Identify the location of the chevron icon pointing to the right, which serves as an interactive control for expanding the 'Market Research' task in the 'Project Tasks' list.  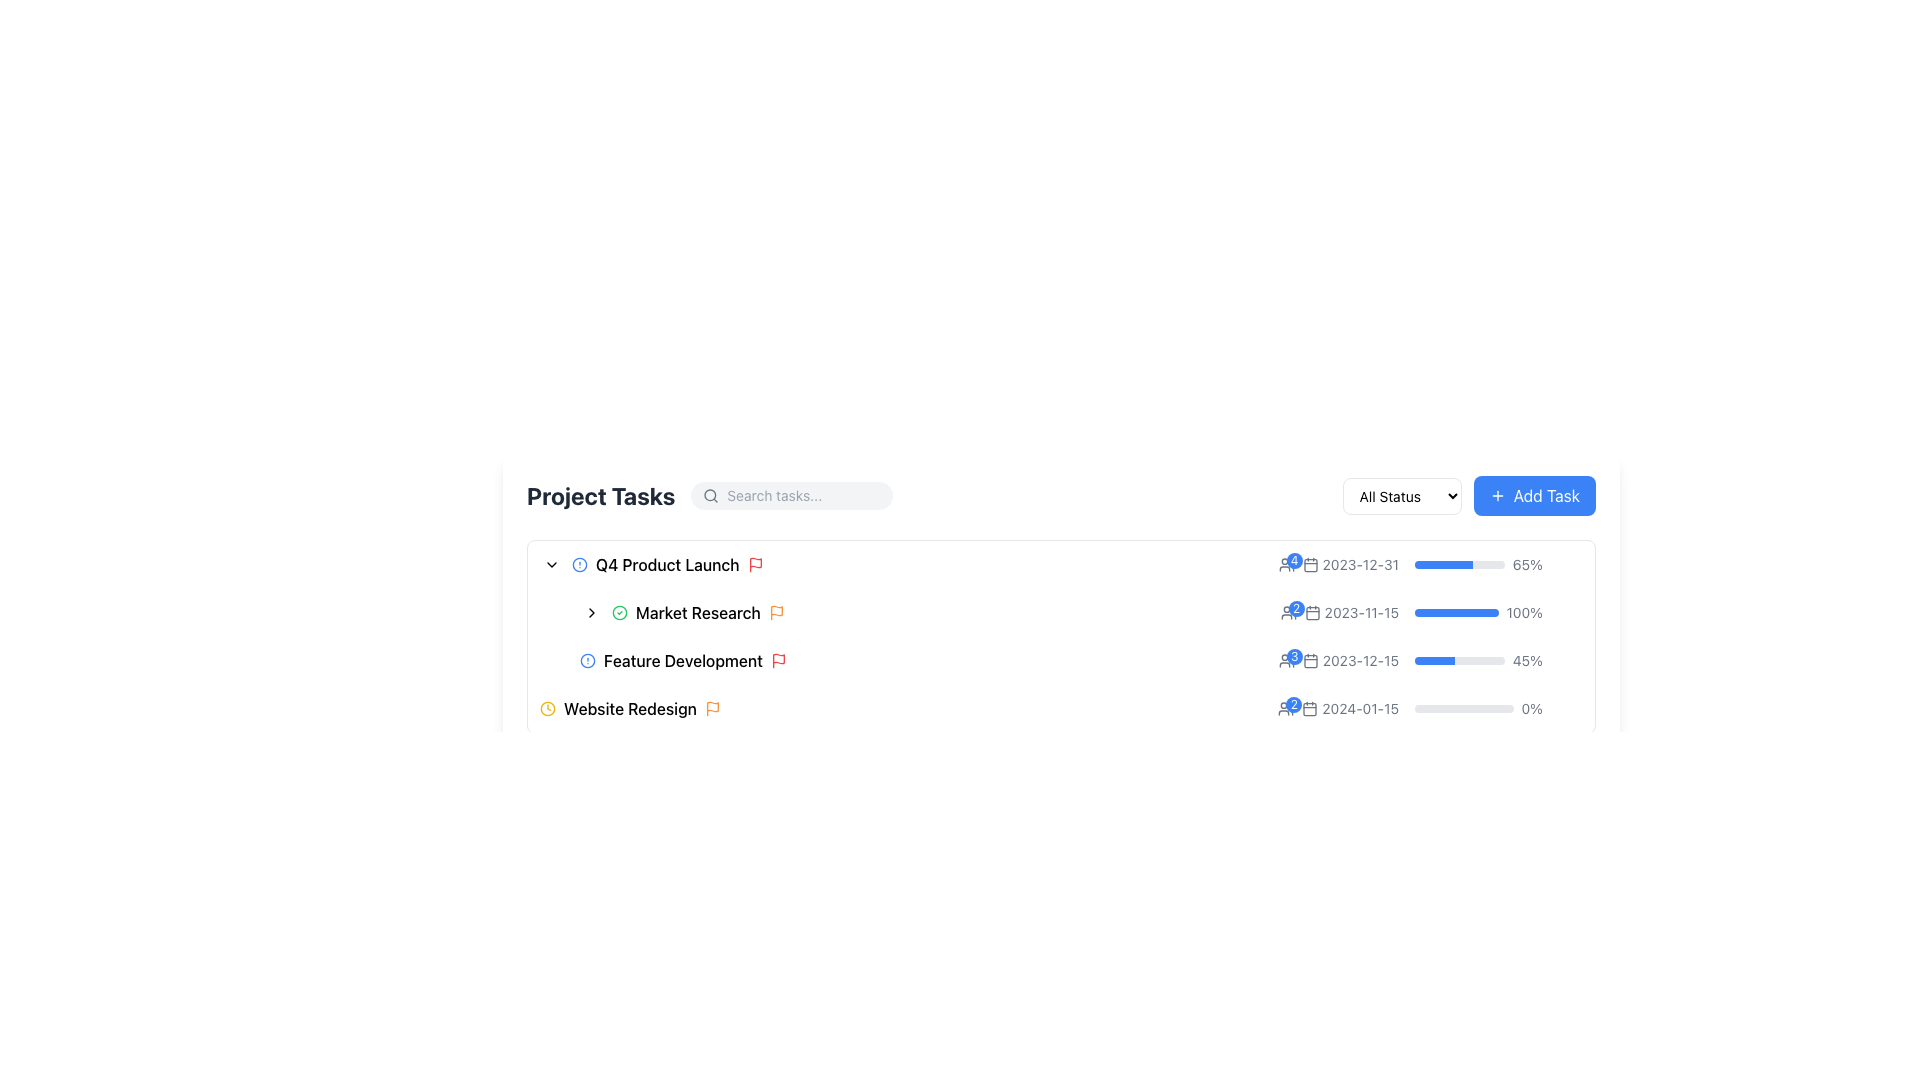
(590, 612).